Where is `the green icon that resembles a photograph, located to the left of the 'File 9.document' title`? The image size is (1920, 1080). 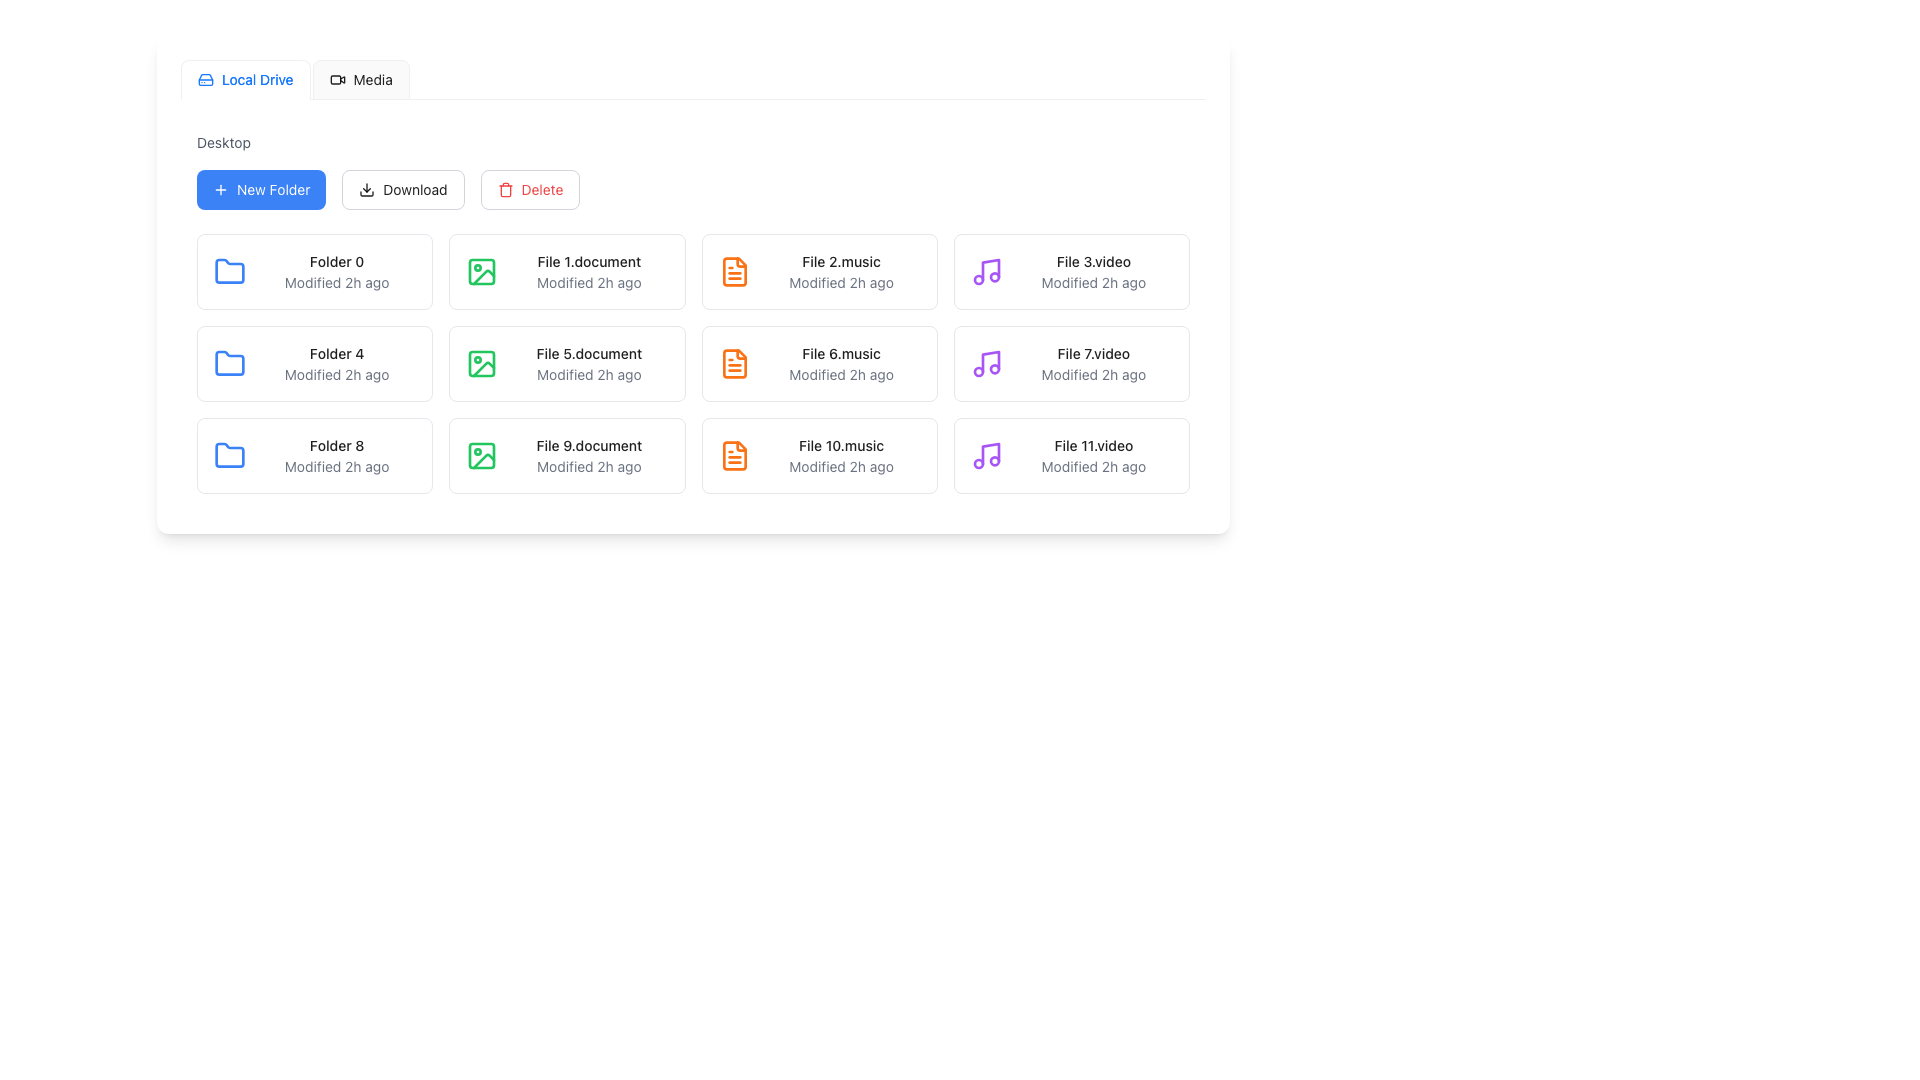
the green icon that resembles a photograph, located to the left of the 'File 9.document' title is located at coordinates (482, 455).